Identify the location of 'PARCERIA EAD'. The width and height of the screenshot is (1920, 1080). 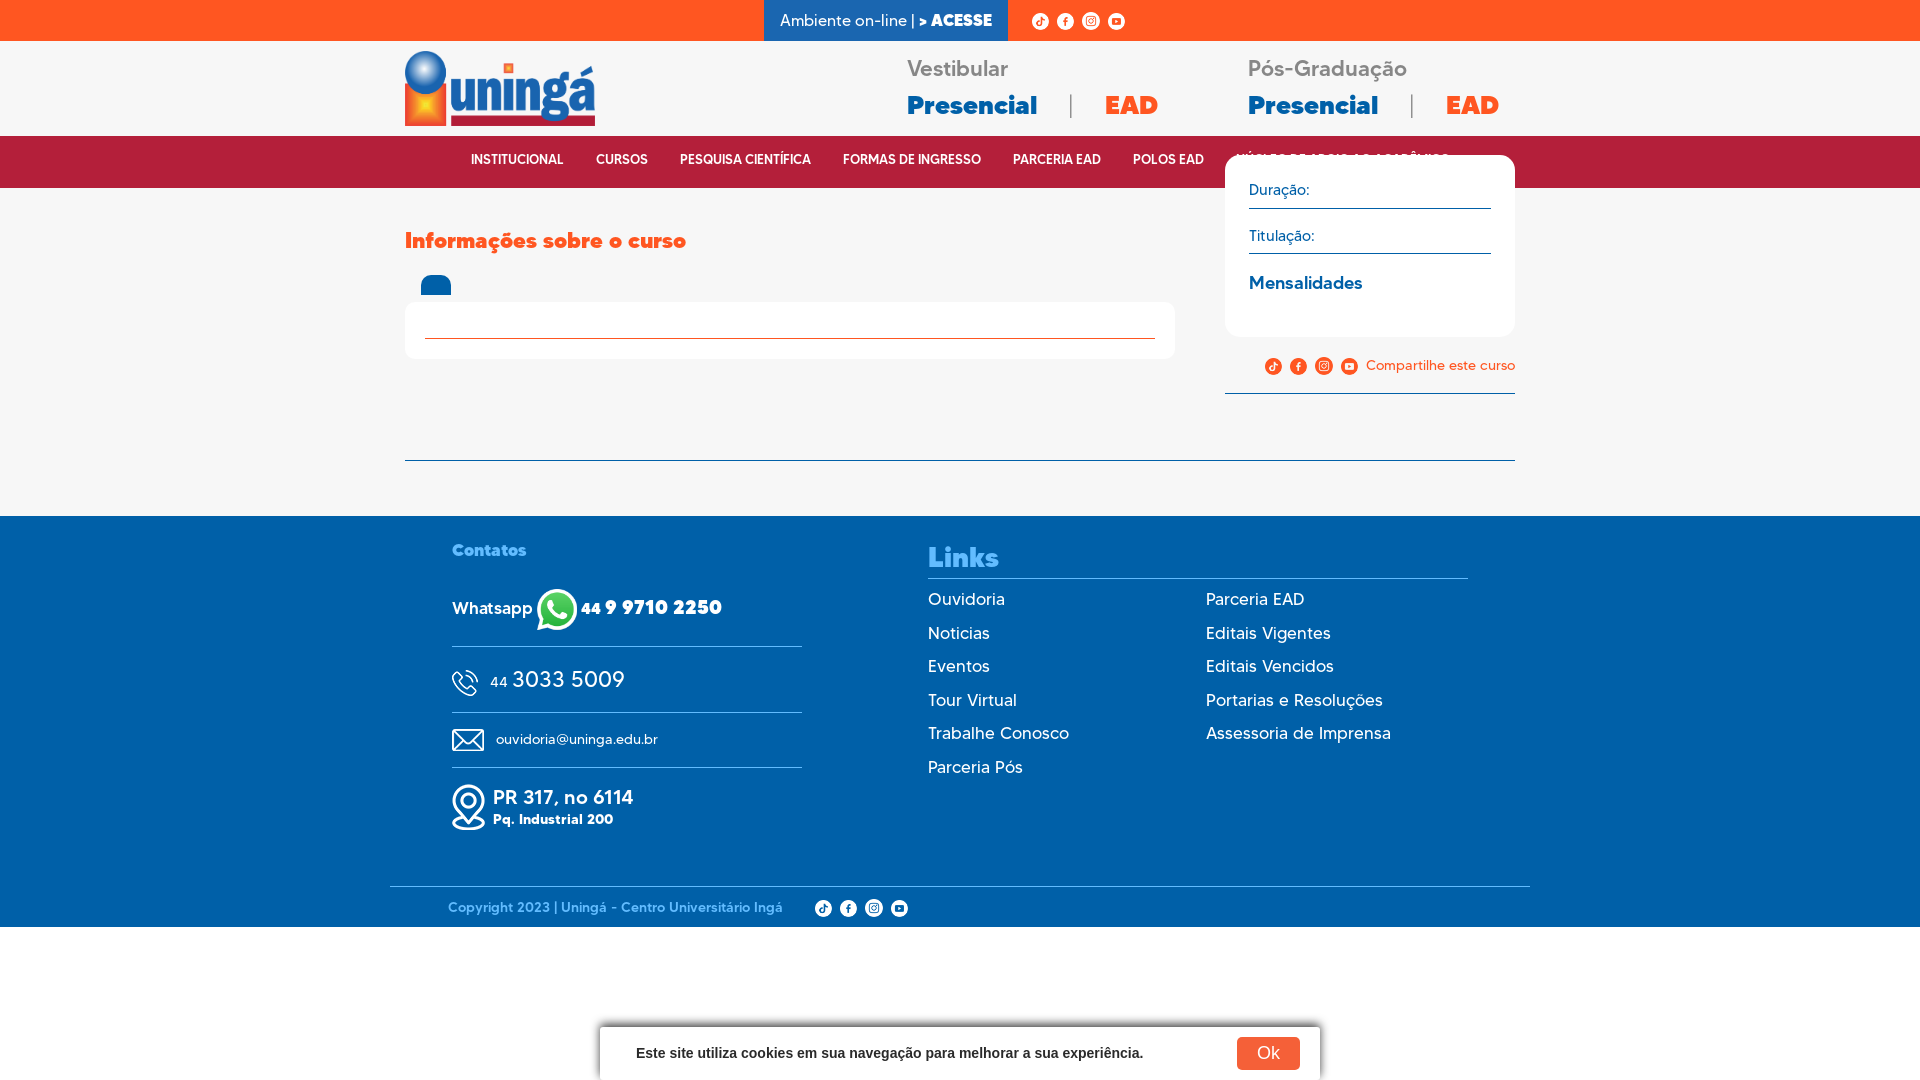
(1055, 161).